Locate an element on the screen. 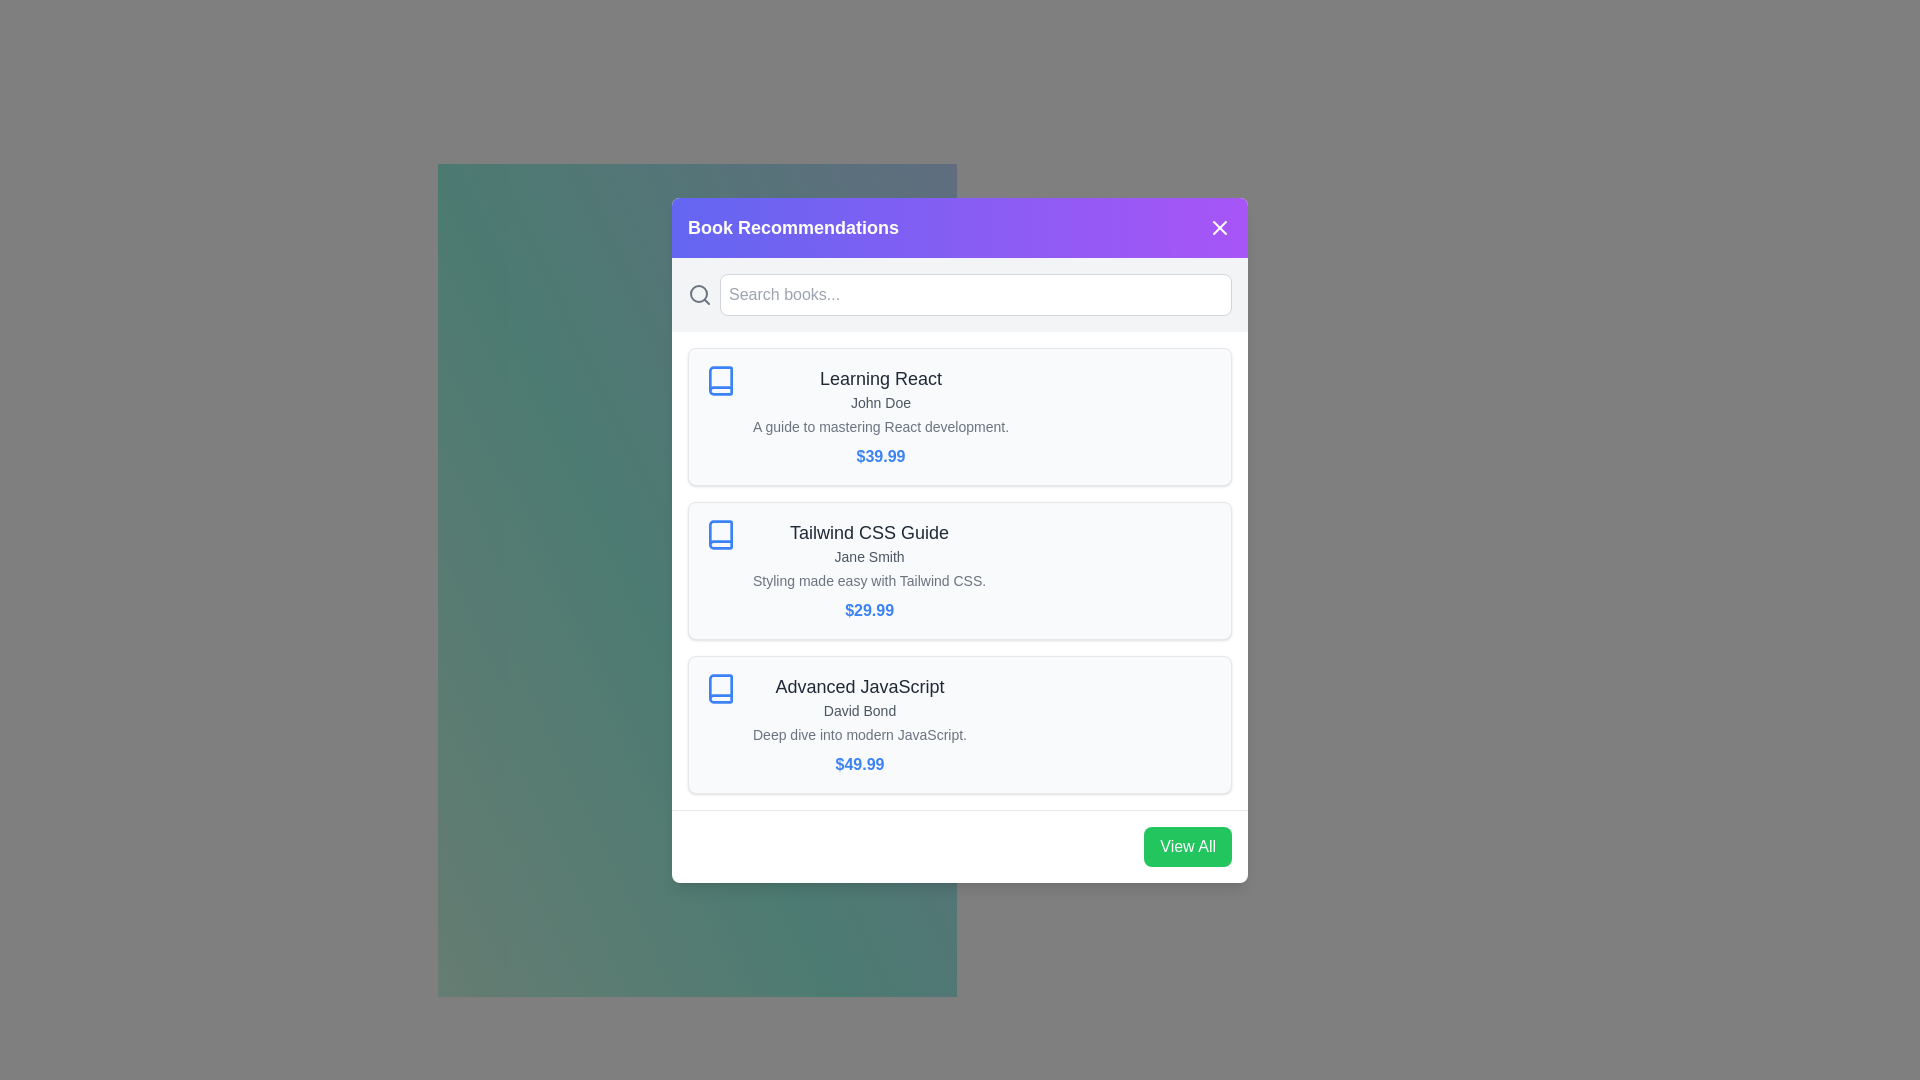 This screenshot has width=1920, height=1080. the 'View All' button, which is a solid green rectangular button with rounded corners located at the bottom-right of the dialog box is located at coordinates (1188, 845).